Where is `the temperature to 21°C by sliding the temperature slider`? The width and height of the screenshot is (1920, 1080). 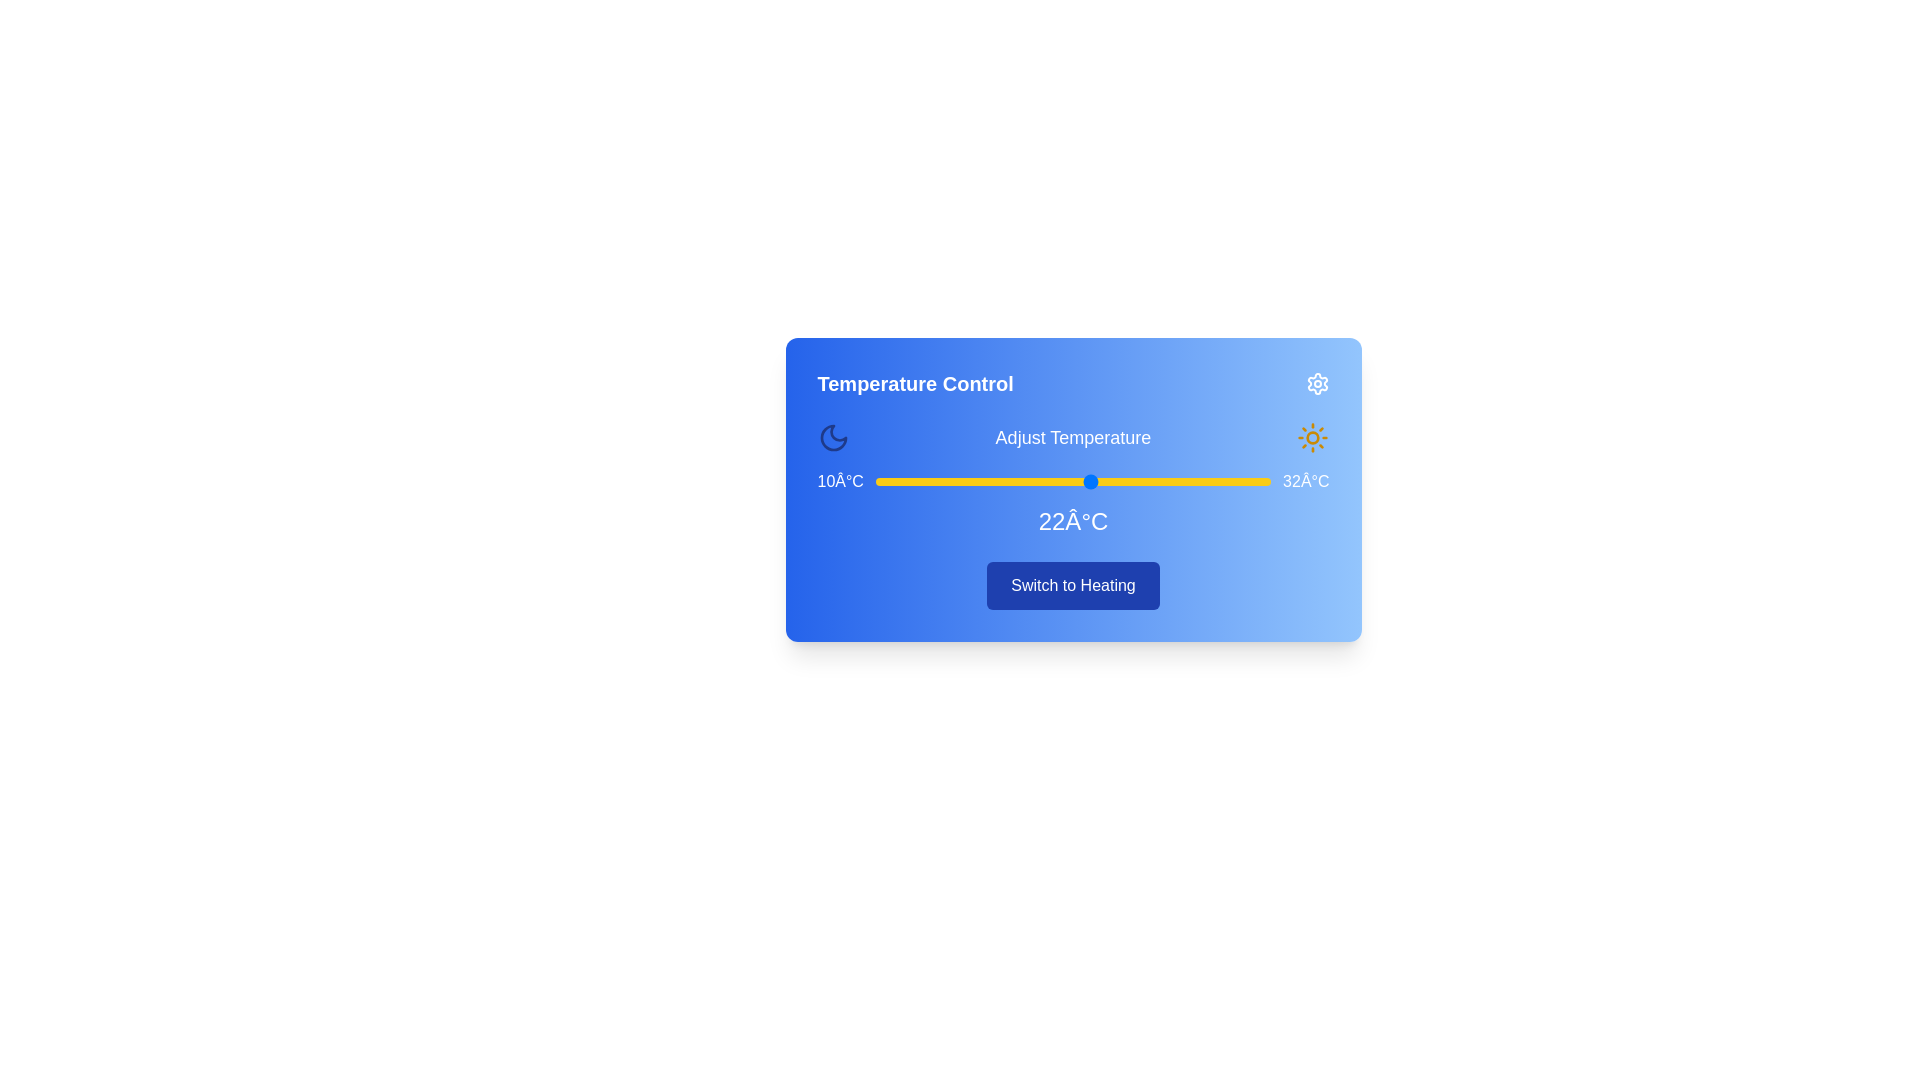 the temperature to 21°C by sliding the temperature slider is located at coordinates (1072, 482).